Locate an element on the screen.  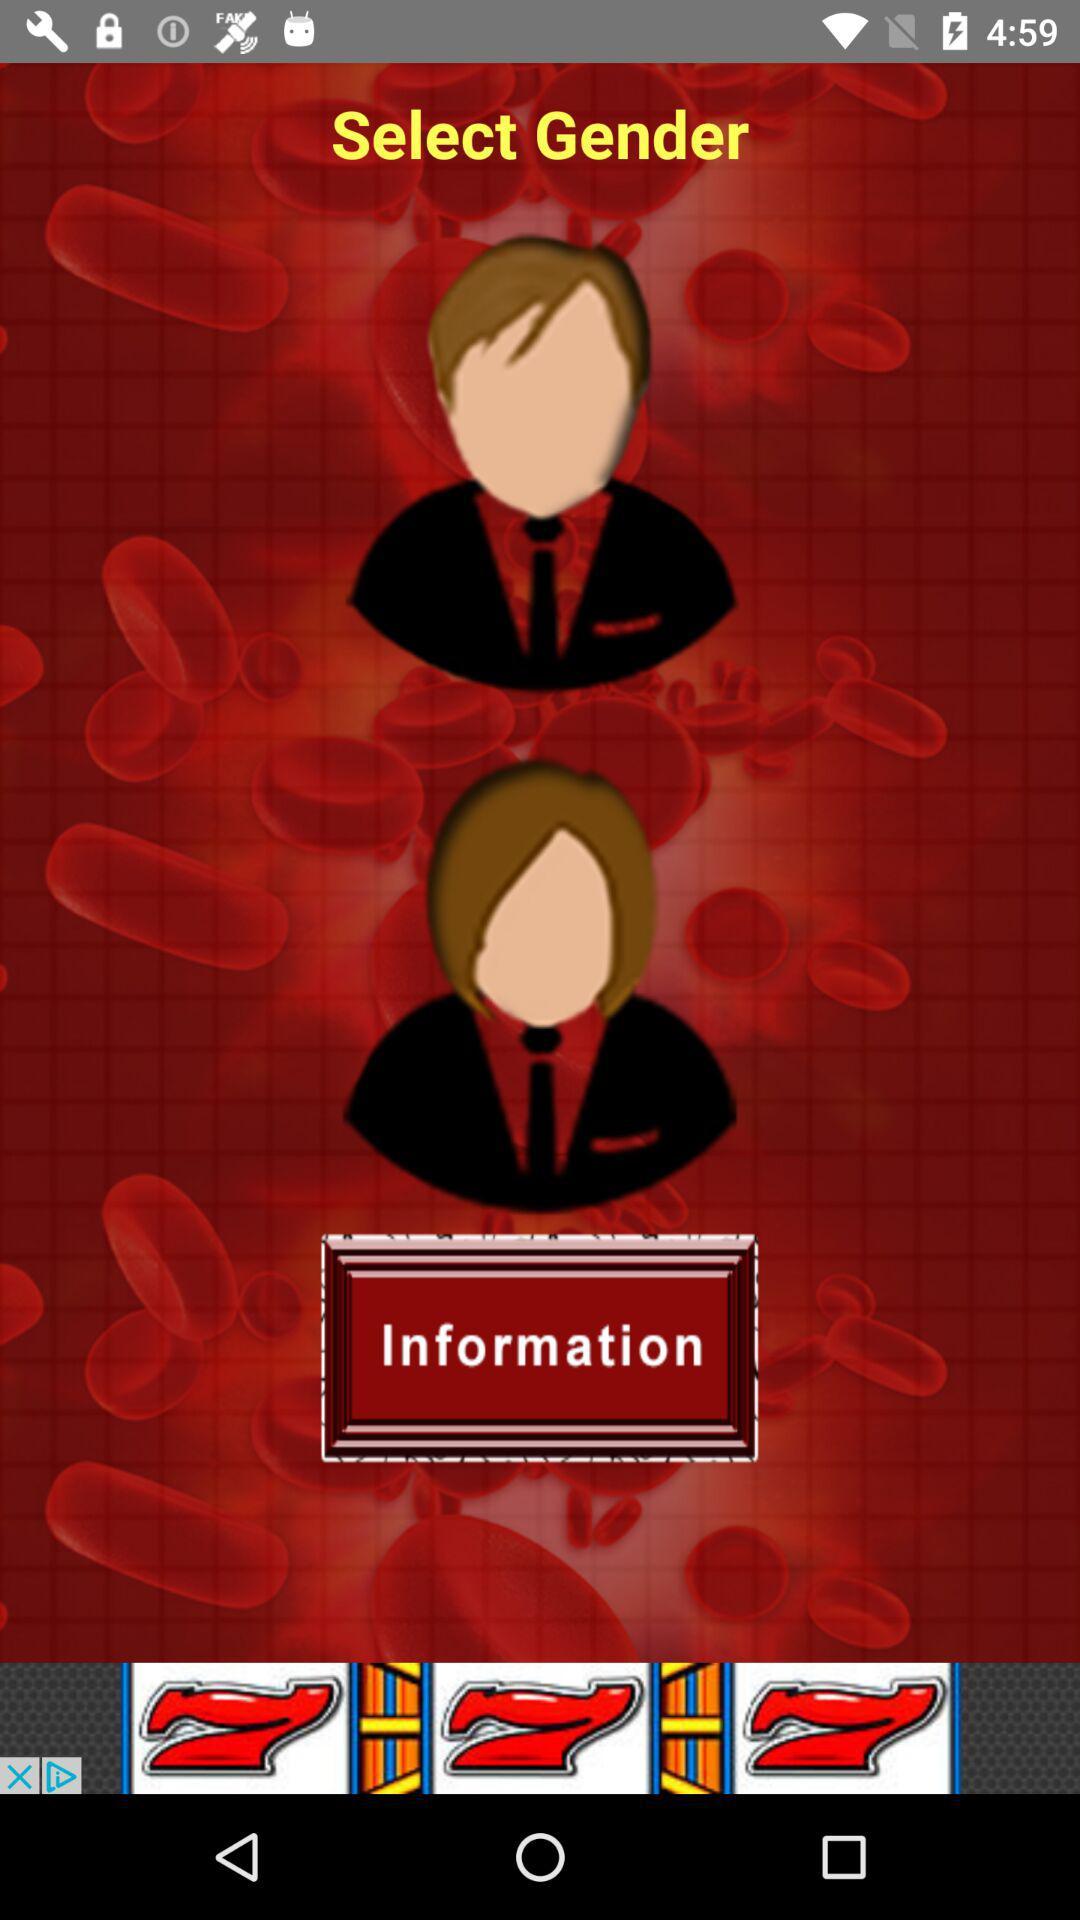
female is located at coordinates (538, 983).